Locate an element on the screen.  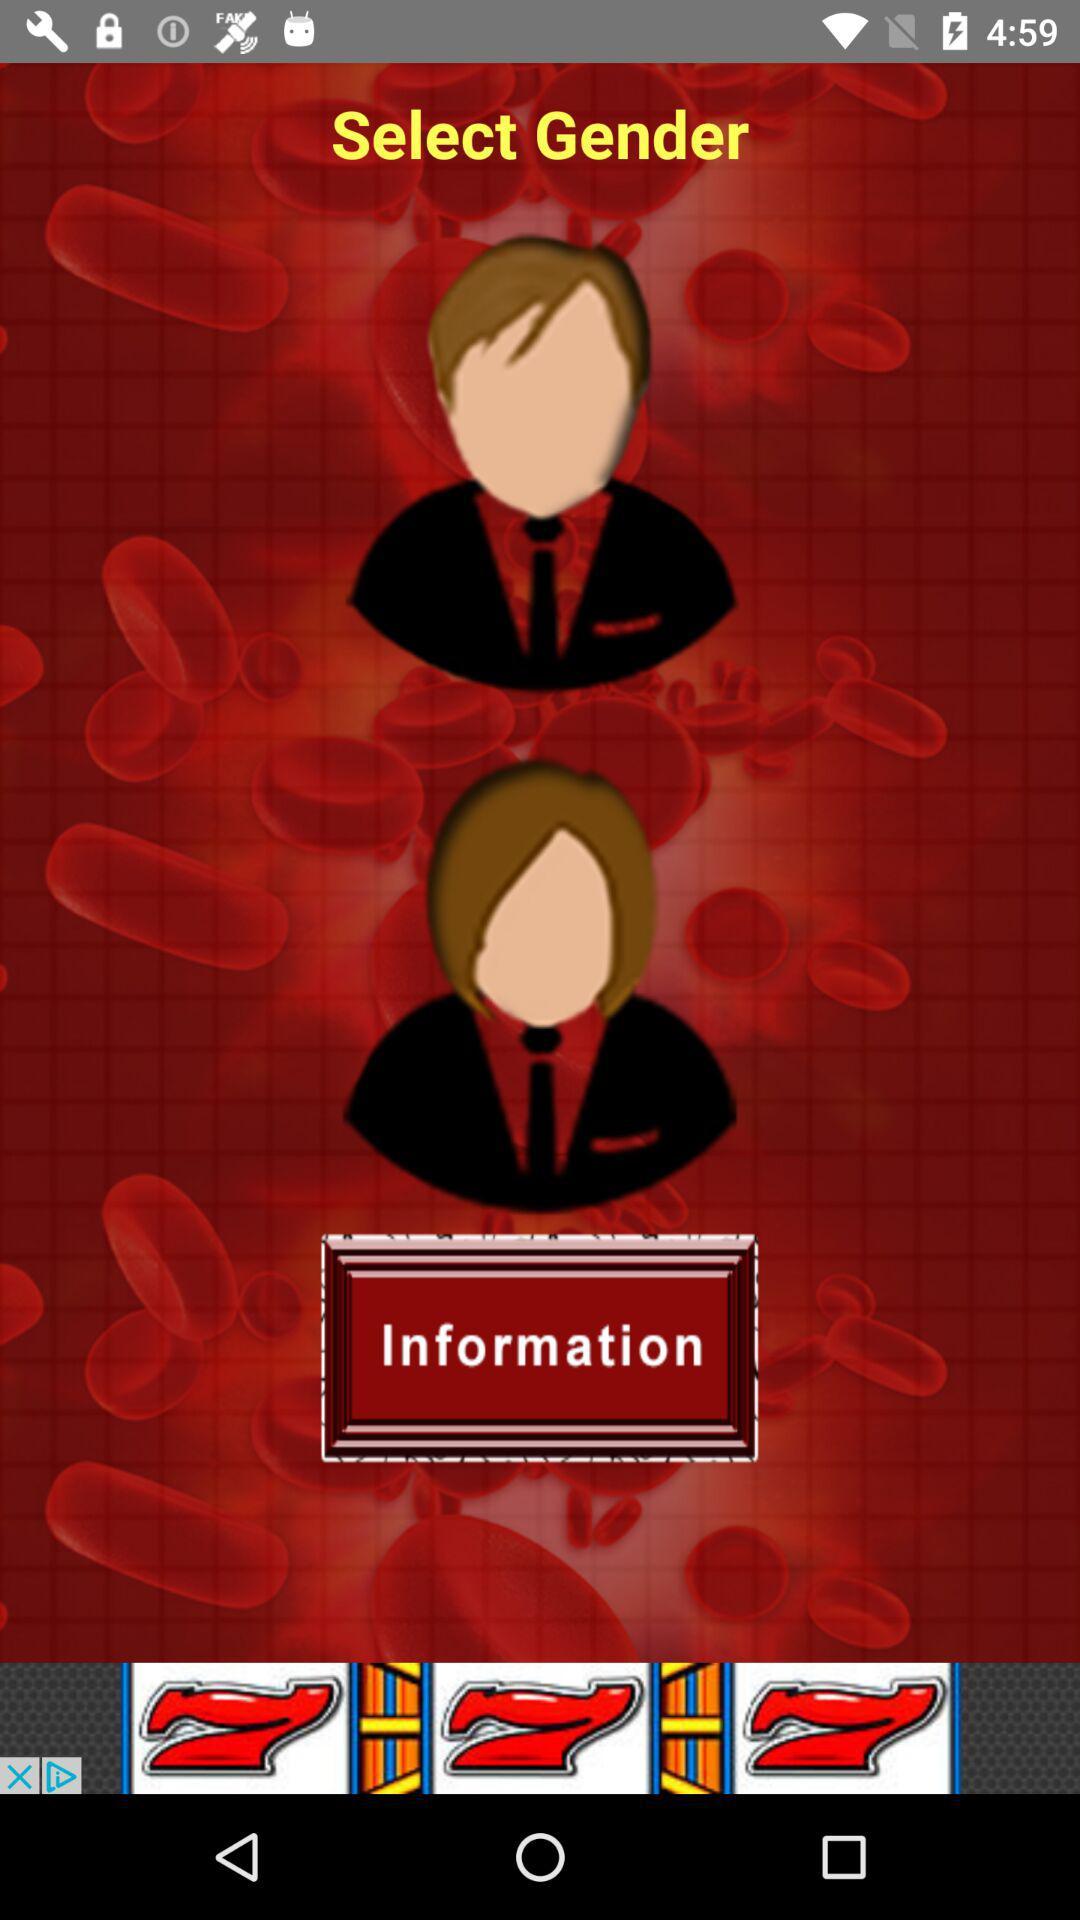
female is located at coordinates (538, 983).